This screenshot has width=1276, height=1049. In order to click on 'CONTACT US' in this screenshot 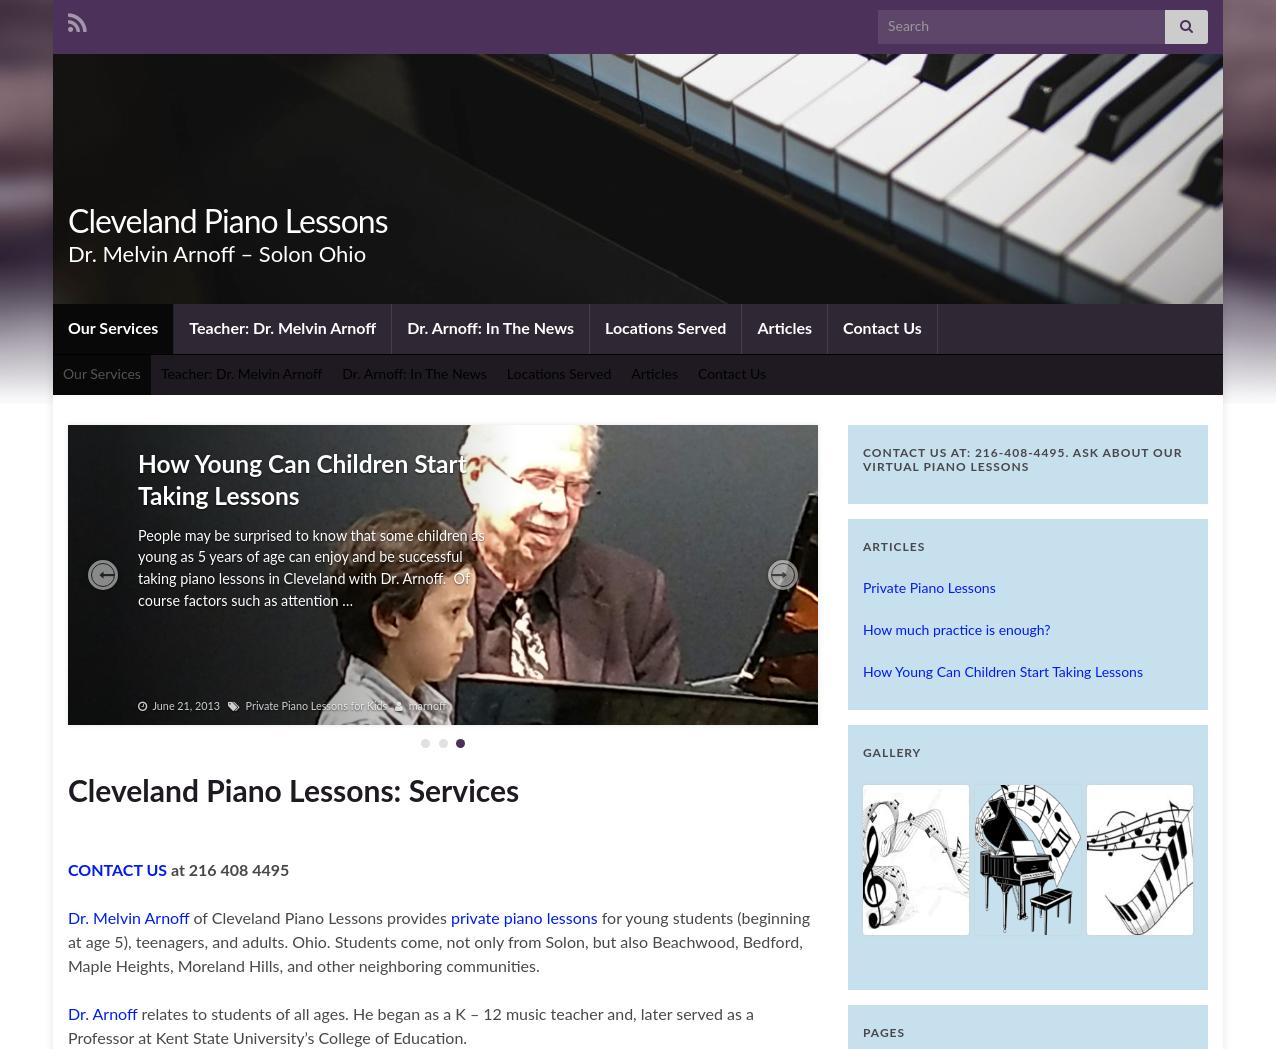, I will do `click(117, 870)`.